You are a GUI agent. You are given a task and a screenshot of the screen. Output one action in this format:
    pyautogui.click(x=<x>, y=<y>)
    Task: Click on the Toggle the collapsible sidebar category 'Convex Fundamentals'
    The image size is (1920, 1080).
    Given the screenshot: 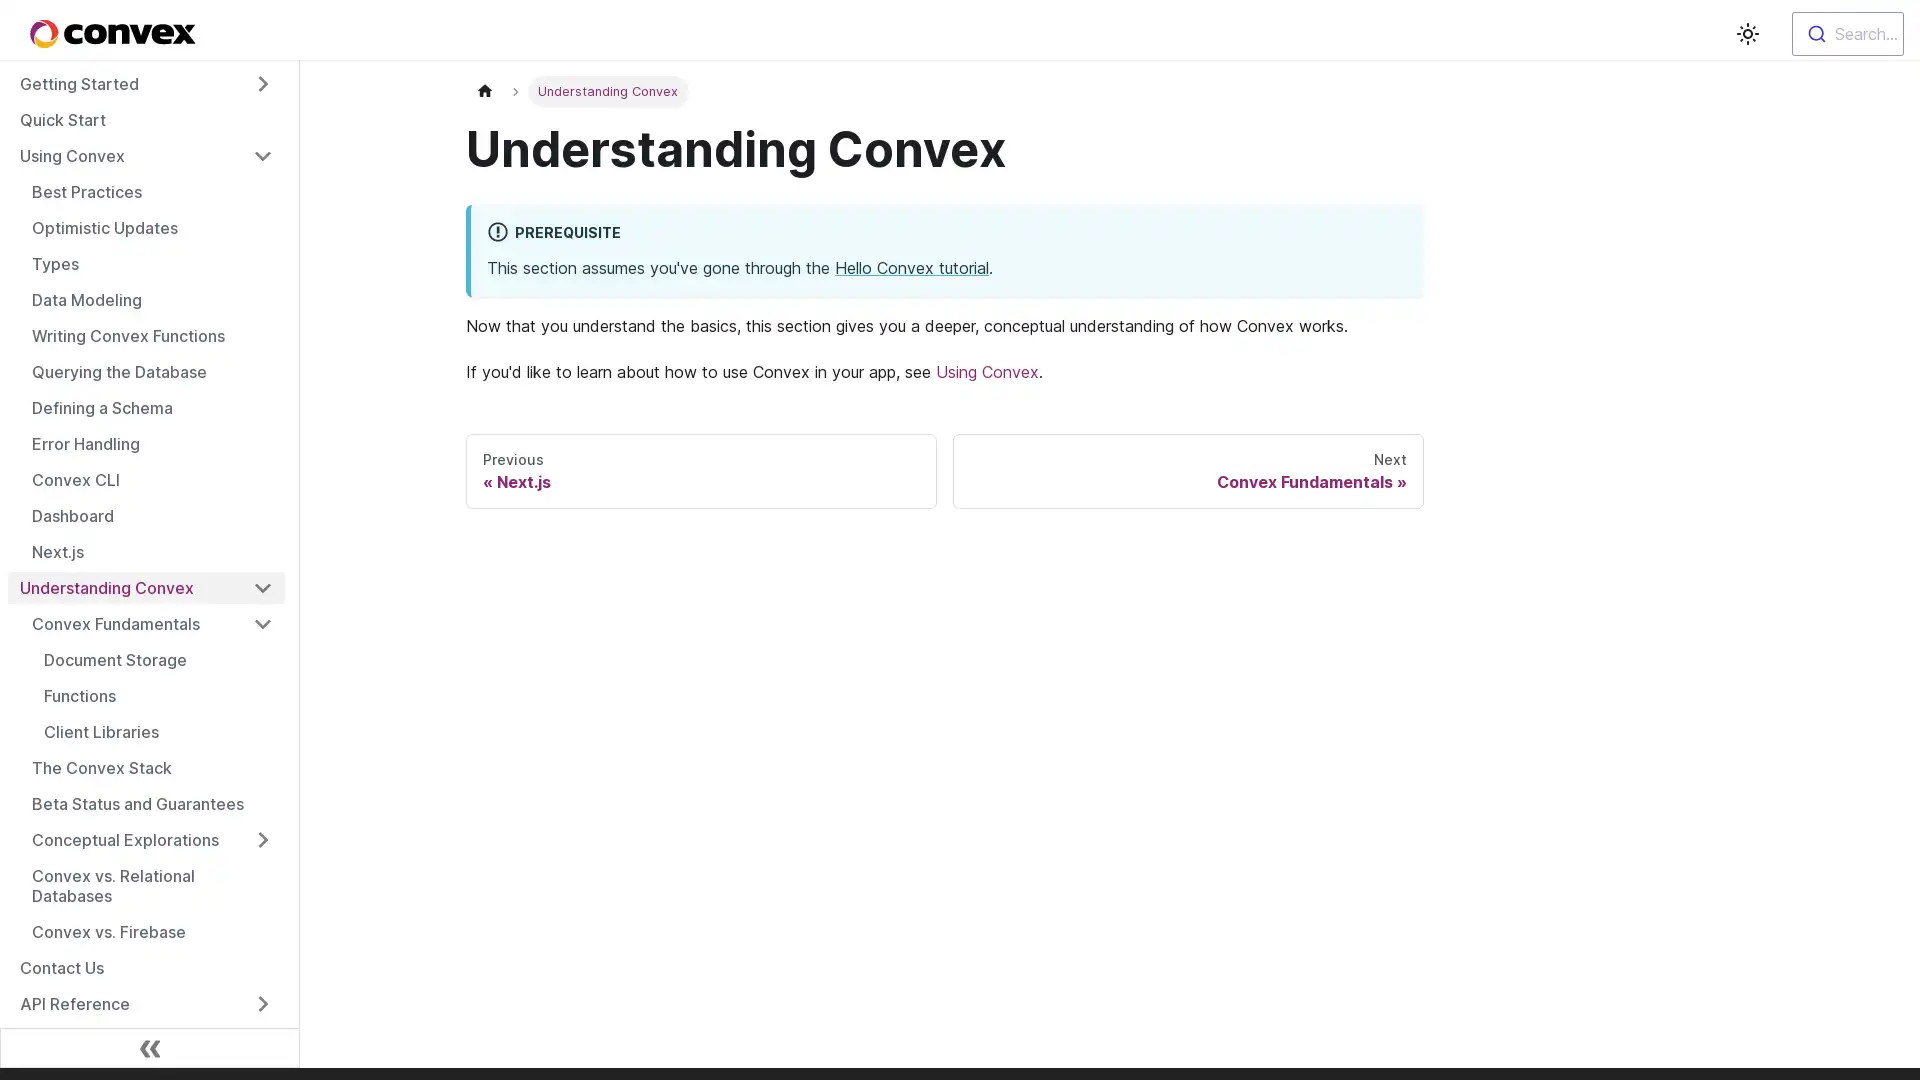 What is the action you would take?
    pyautogui.click(x=262, y=623)
    